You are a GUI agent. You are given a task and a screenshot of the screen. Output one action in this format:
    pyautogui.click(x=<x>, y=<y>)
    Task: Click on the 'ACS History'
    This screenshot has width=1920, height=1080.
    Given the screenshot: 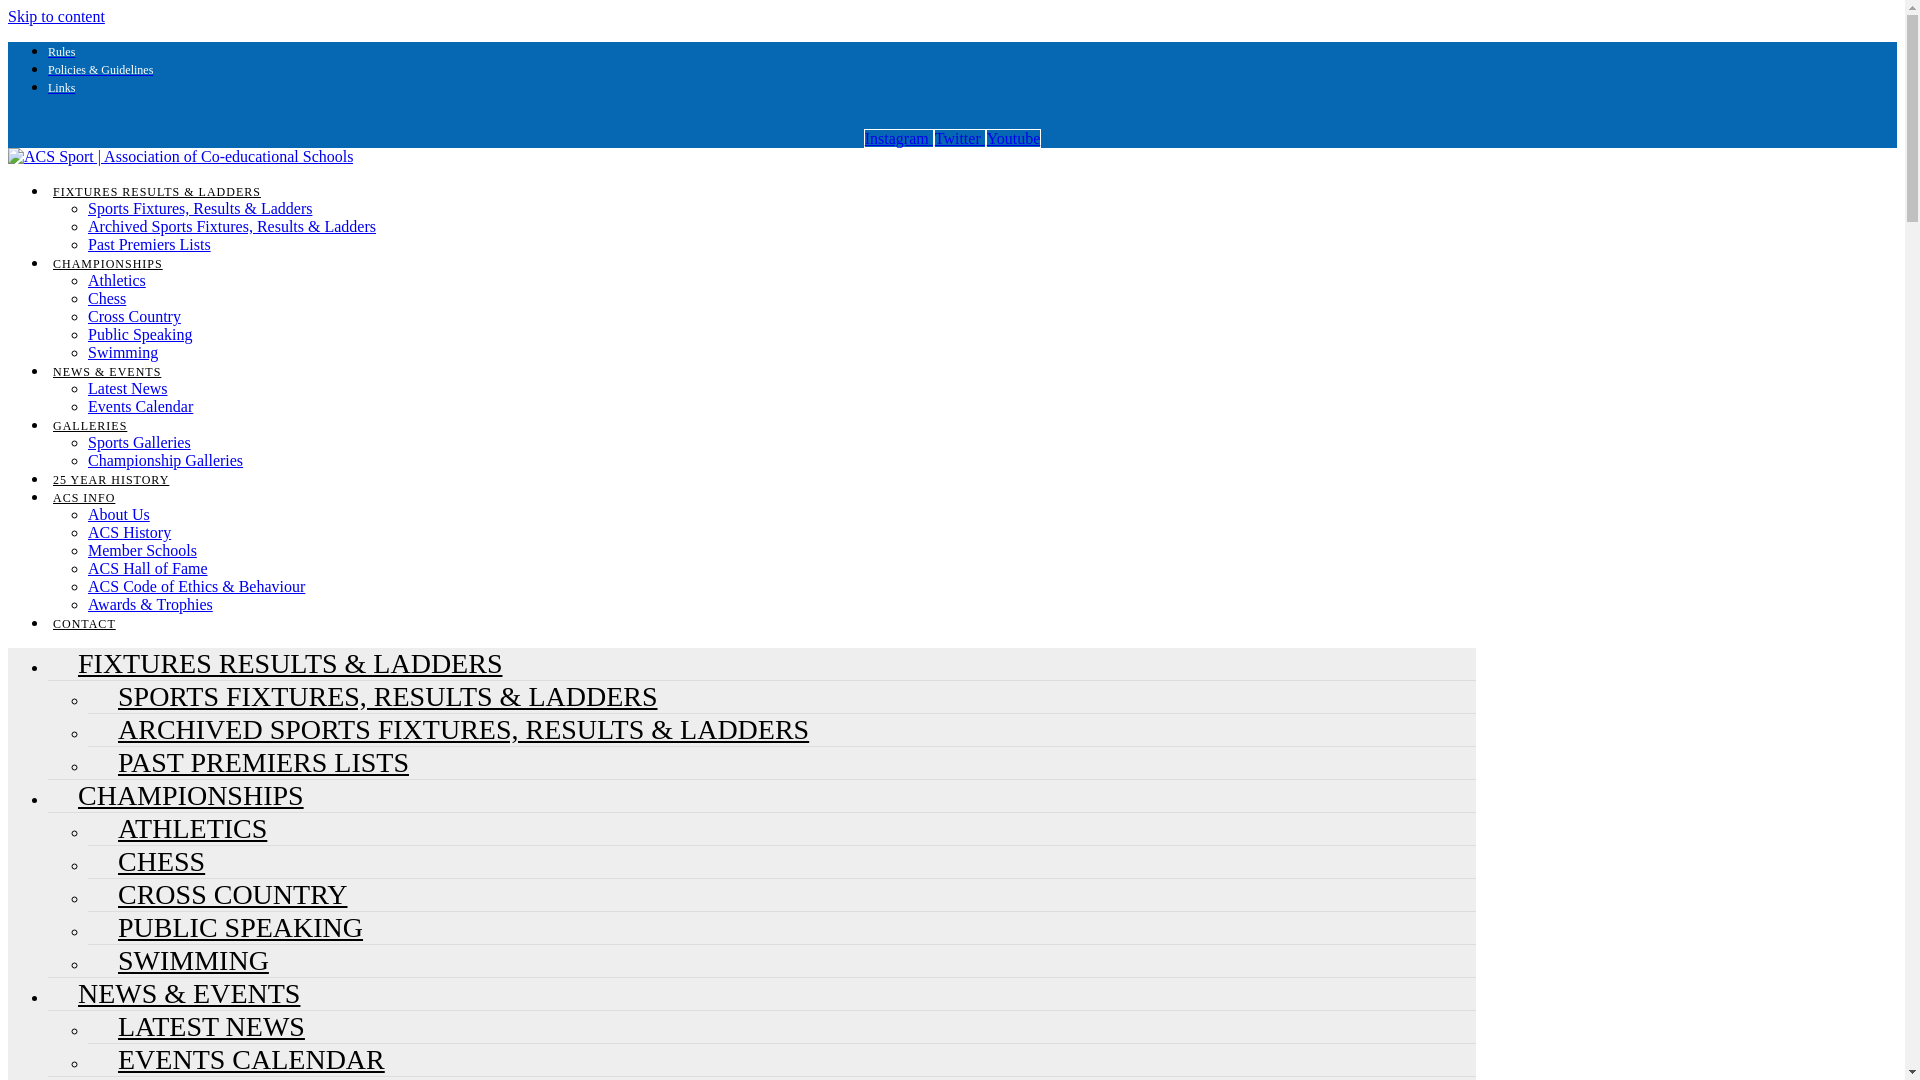 What is the action you would take?
    pyautogui.click(x=128, y=531)
    